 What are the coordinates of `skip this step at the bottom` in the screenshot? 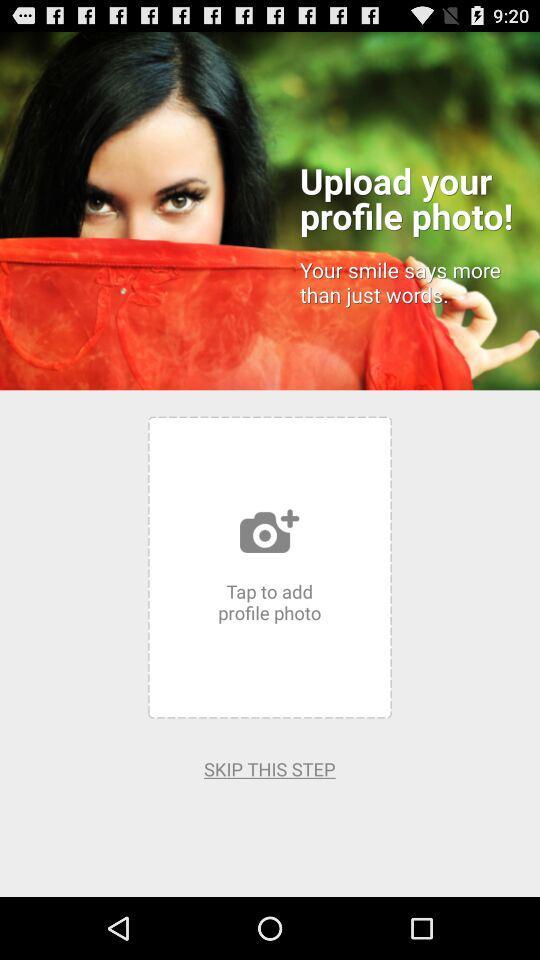 It's located at (269, 768).